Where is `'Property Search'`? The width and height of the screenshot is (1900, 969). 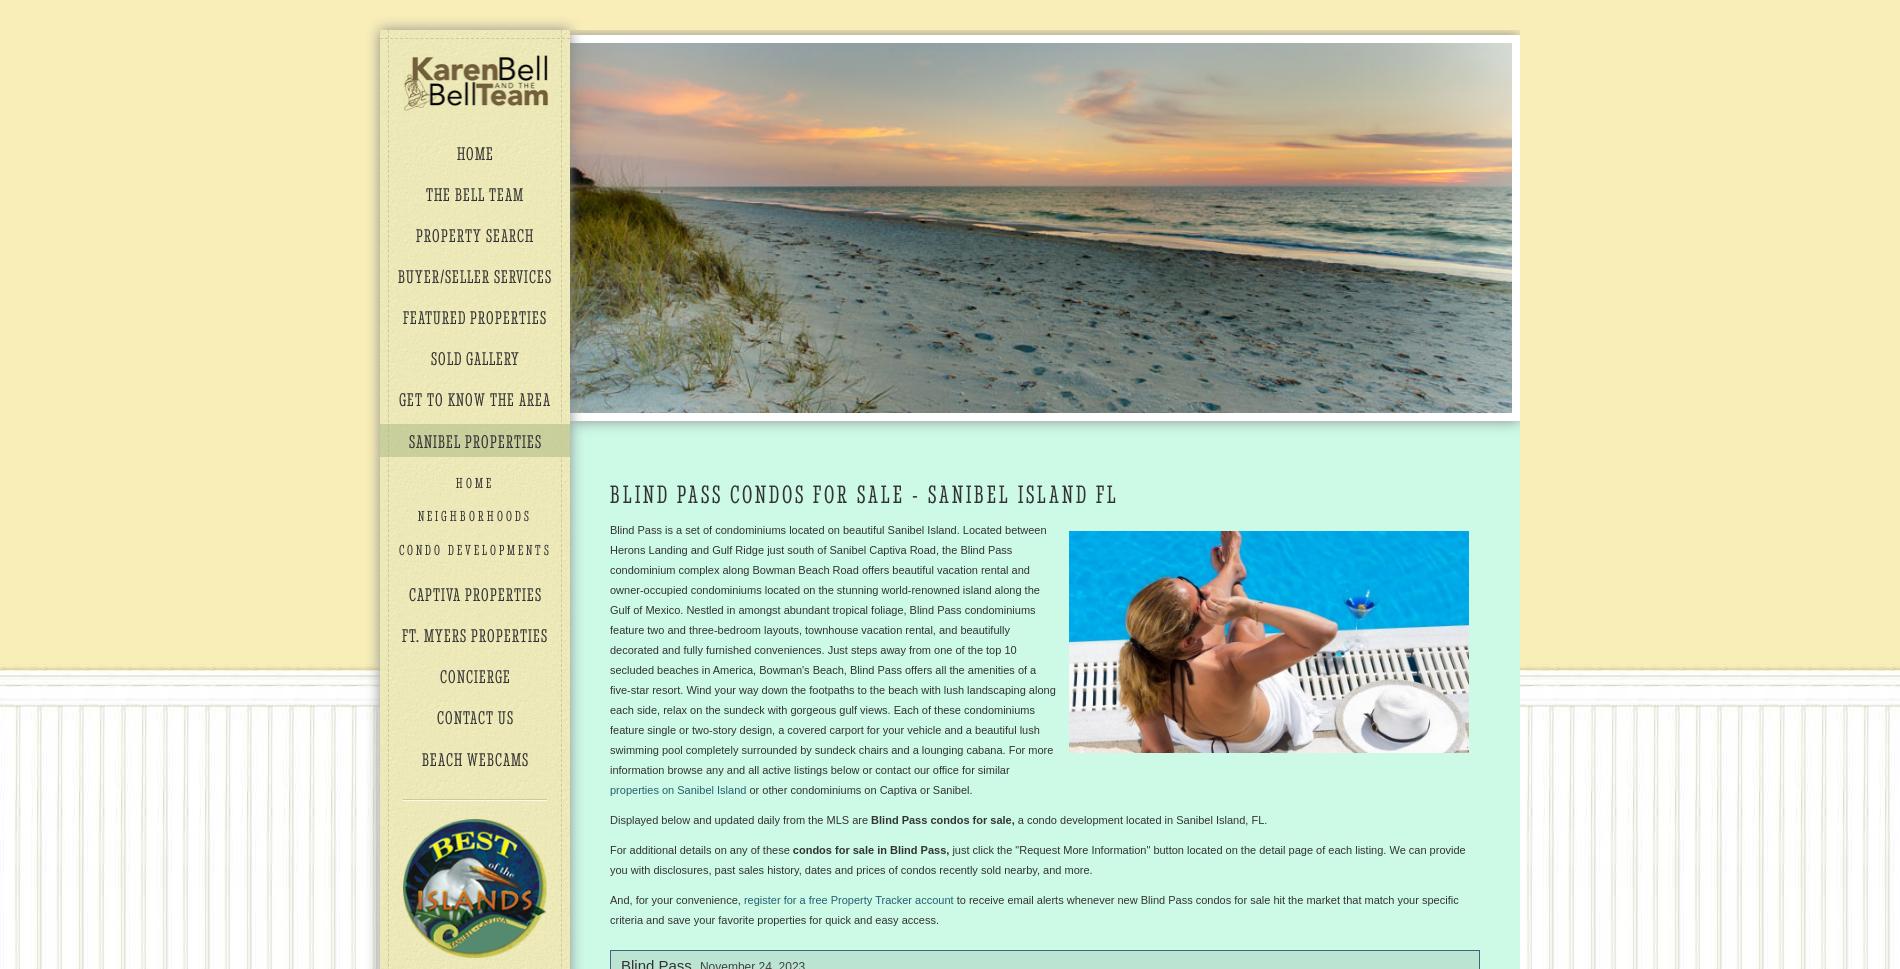
'Property Search' is located at coordinates (475, 233).